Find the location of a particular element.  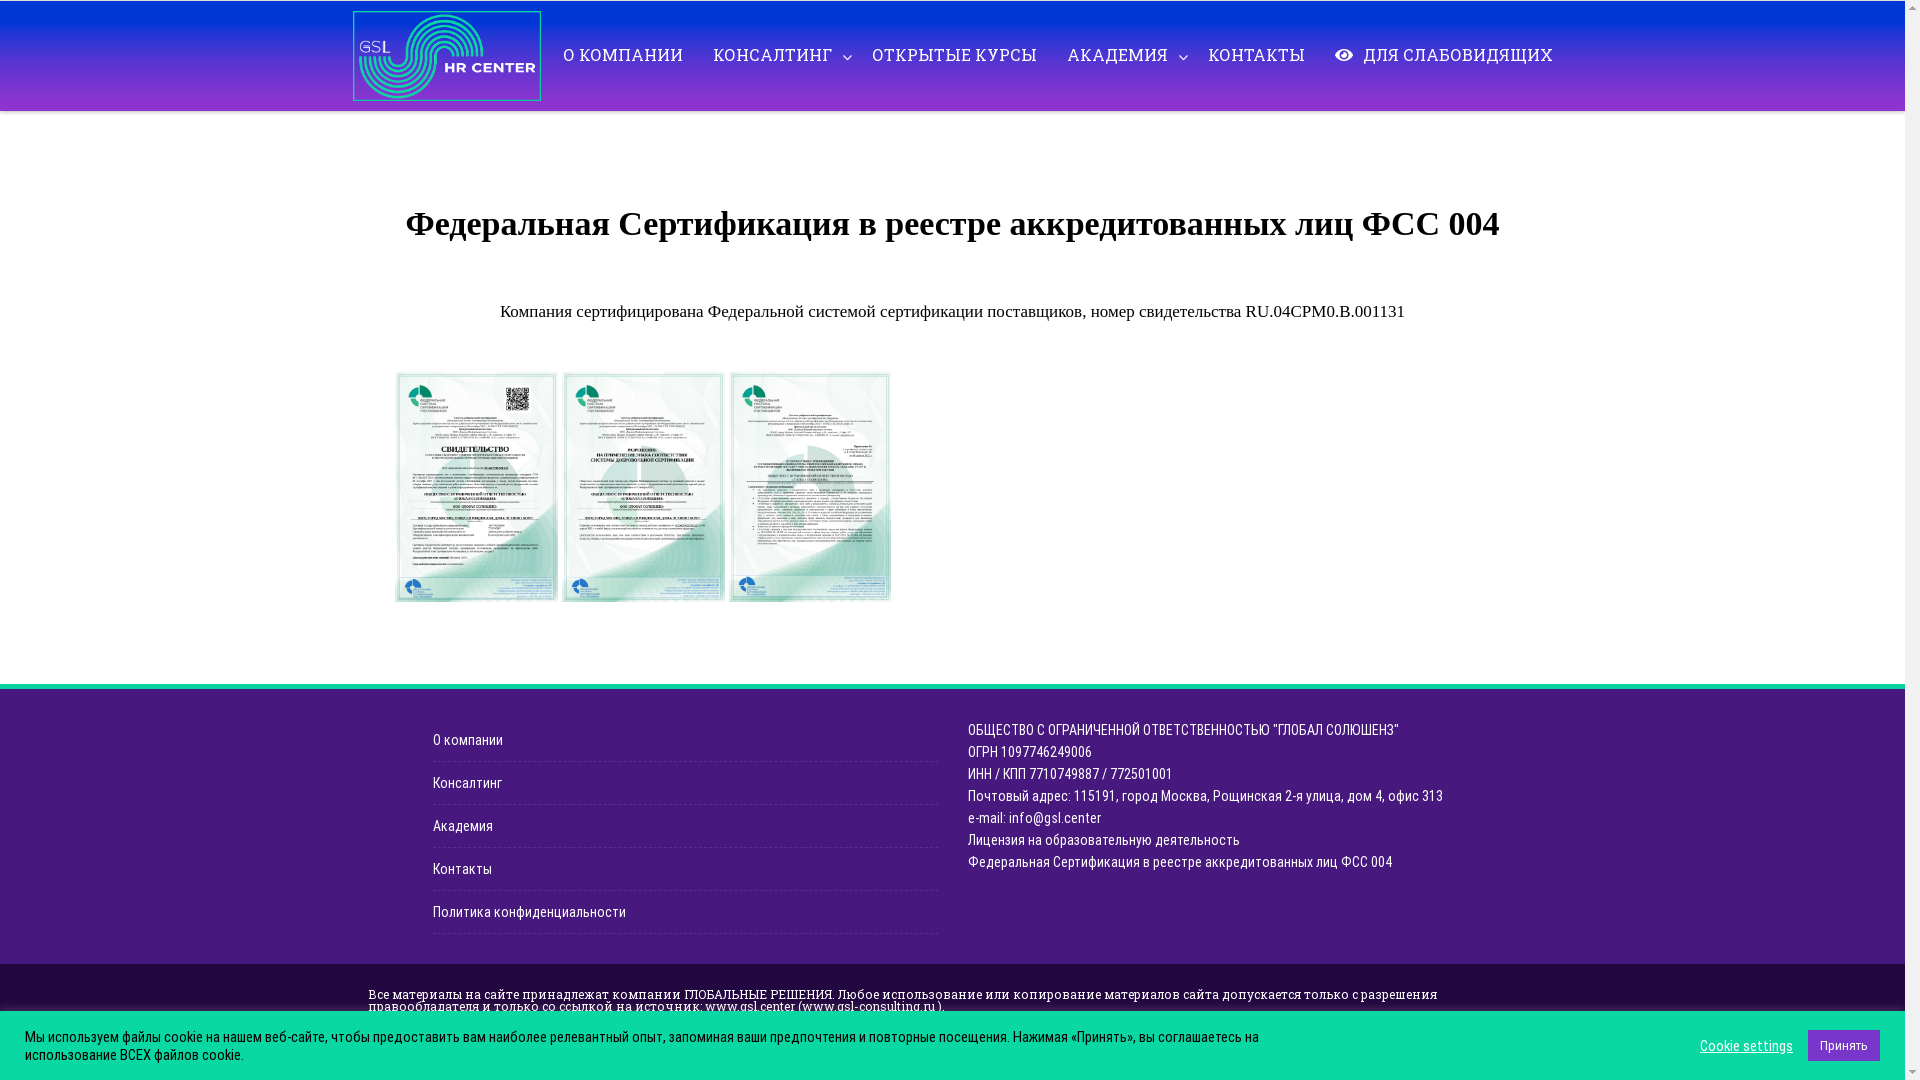

'Cookie settings' is located at coordinates (1745, 1044).